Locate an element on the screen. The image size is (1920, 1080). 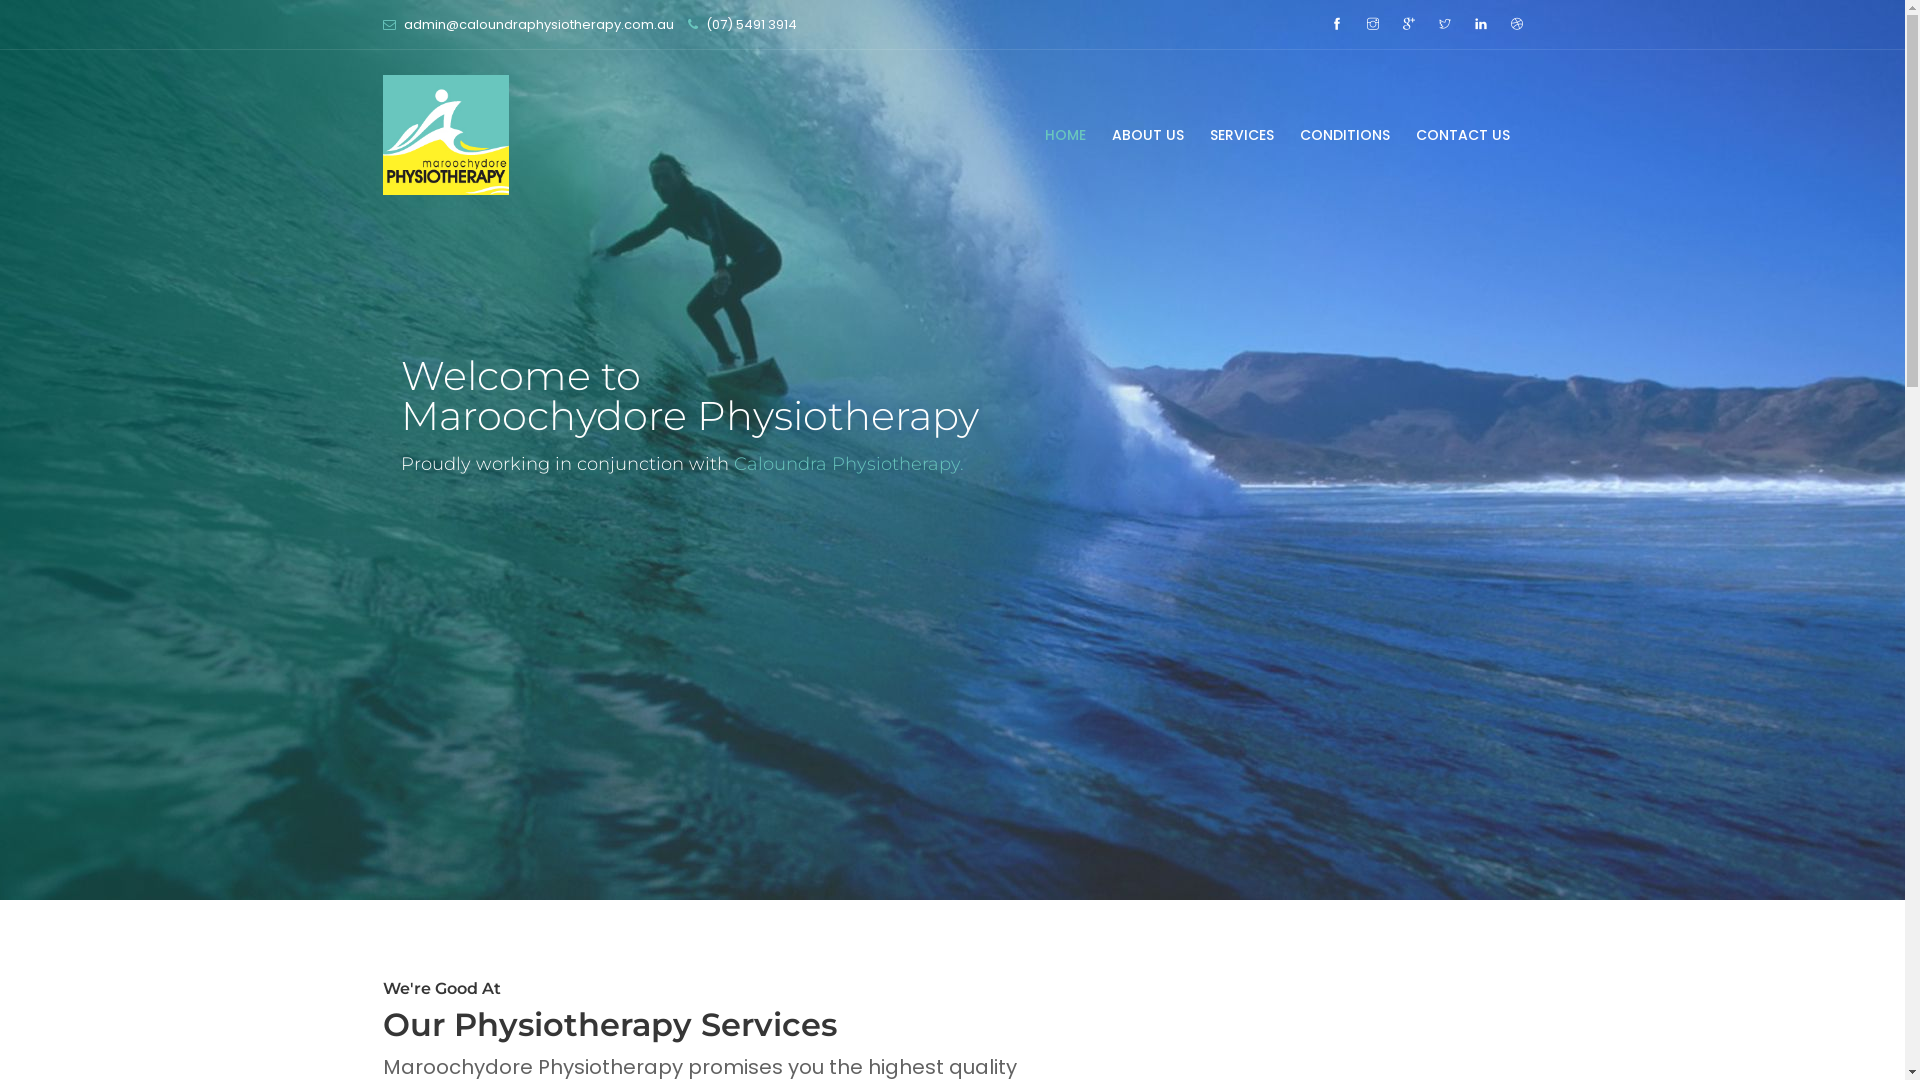
'HOME' is located at coordinates (1064, 135).